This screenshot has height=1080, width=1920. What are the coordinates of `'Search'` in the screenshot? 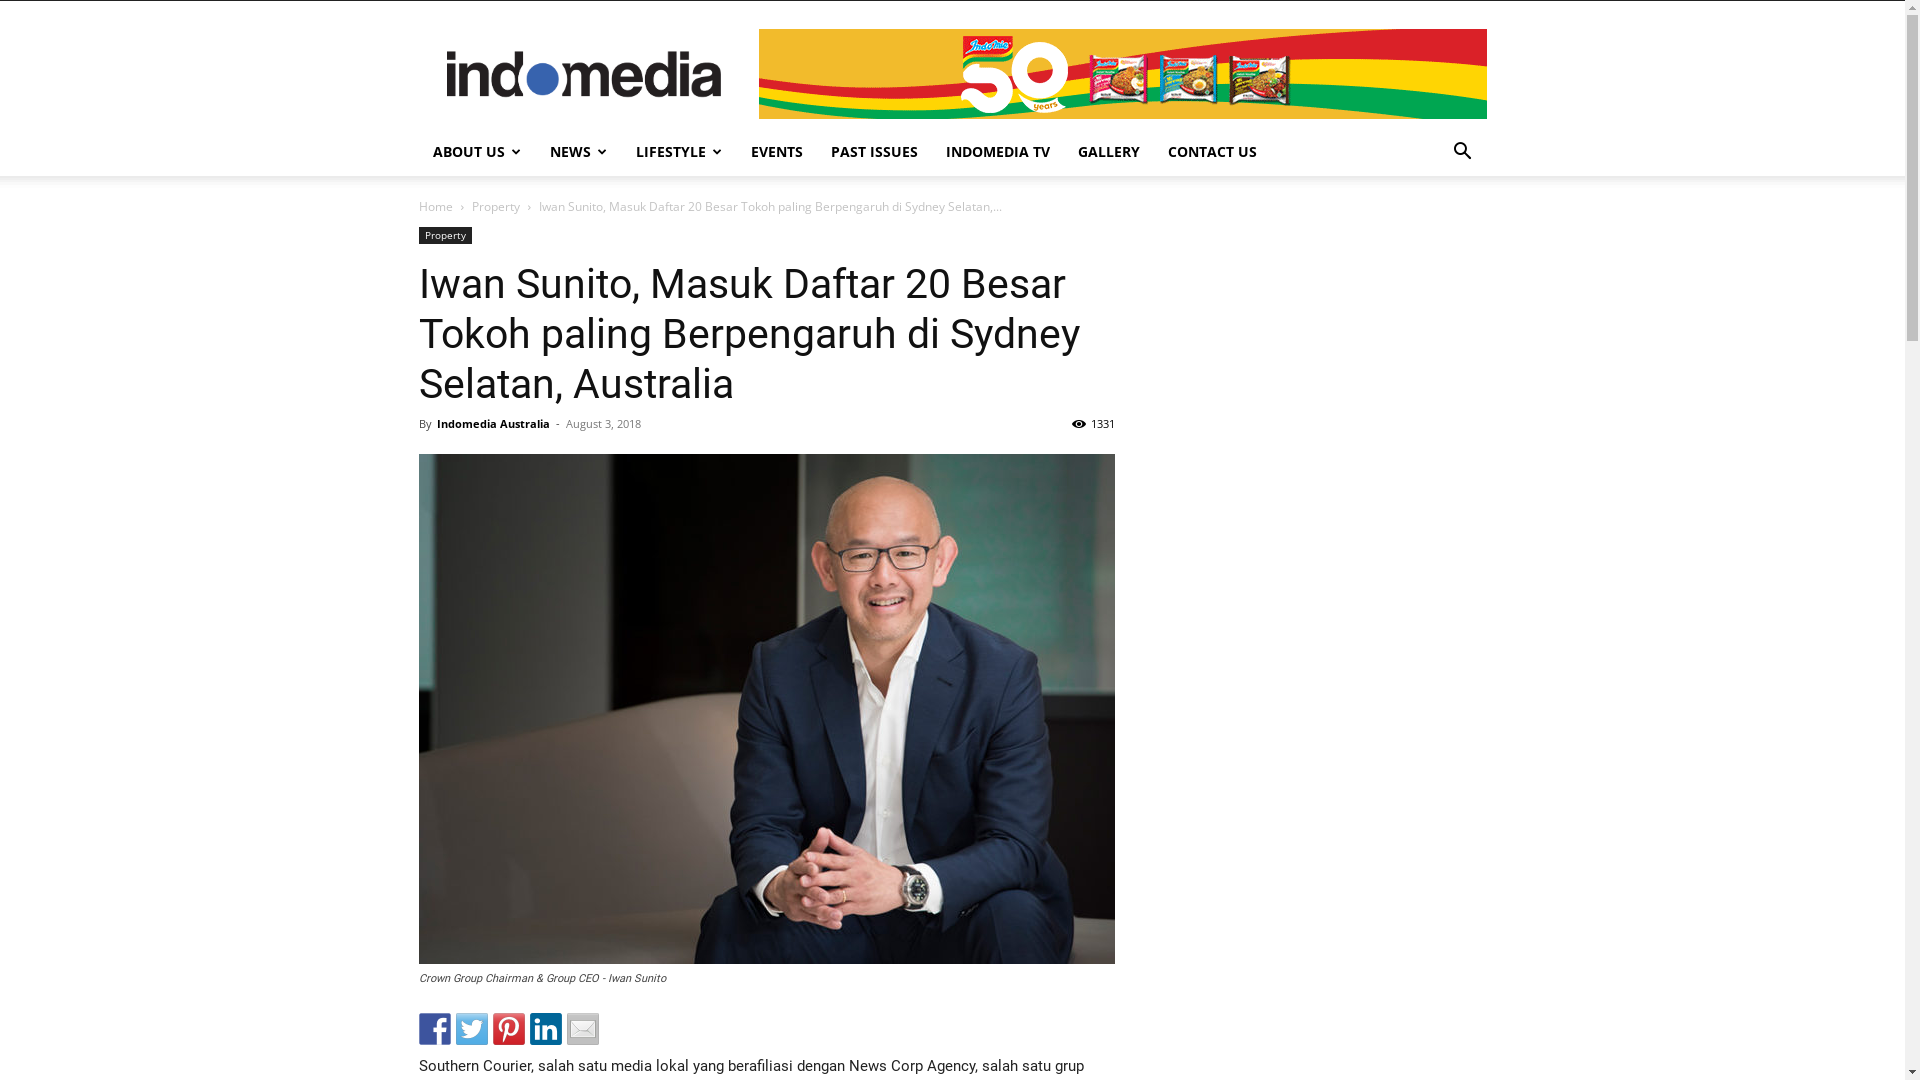 It's located at (1430, 230).